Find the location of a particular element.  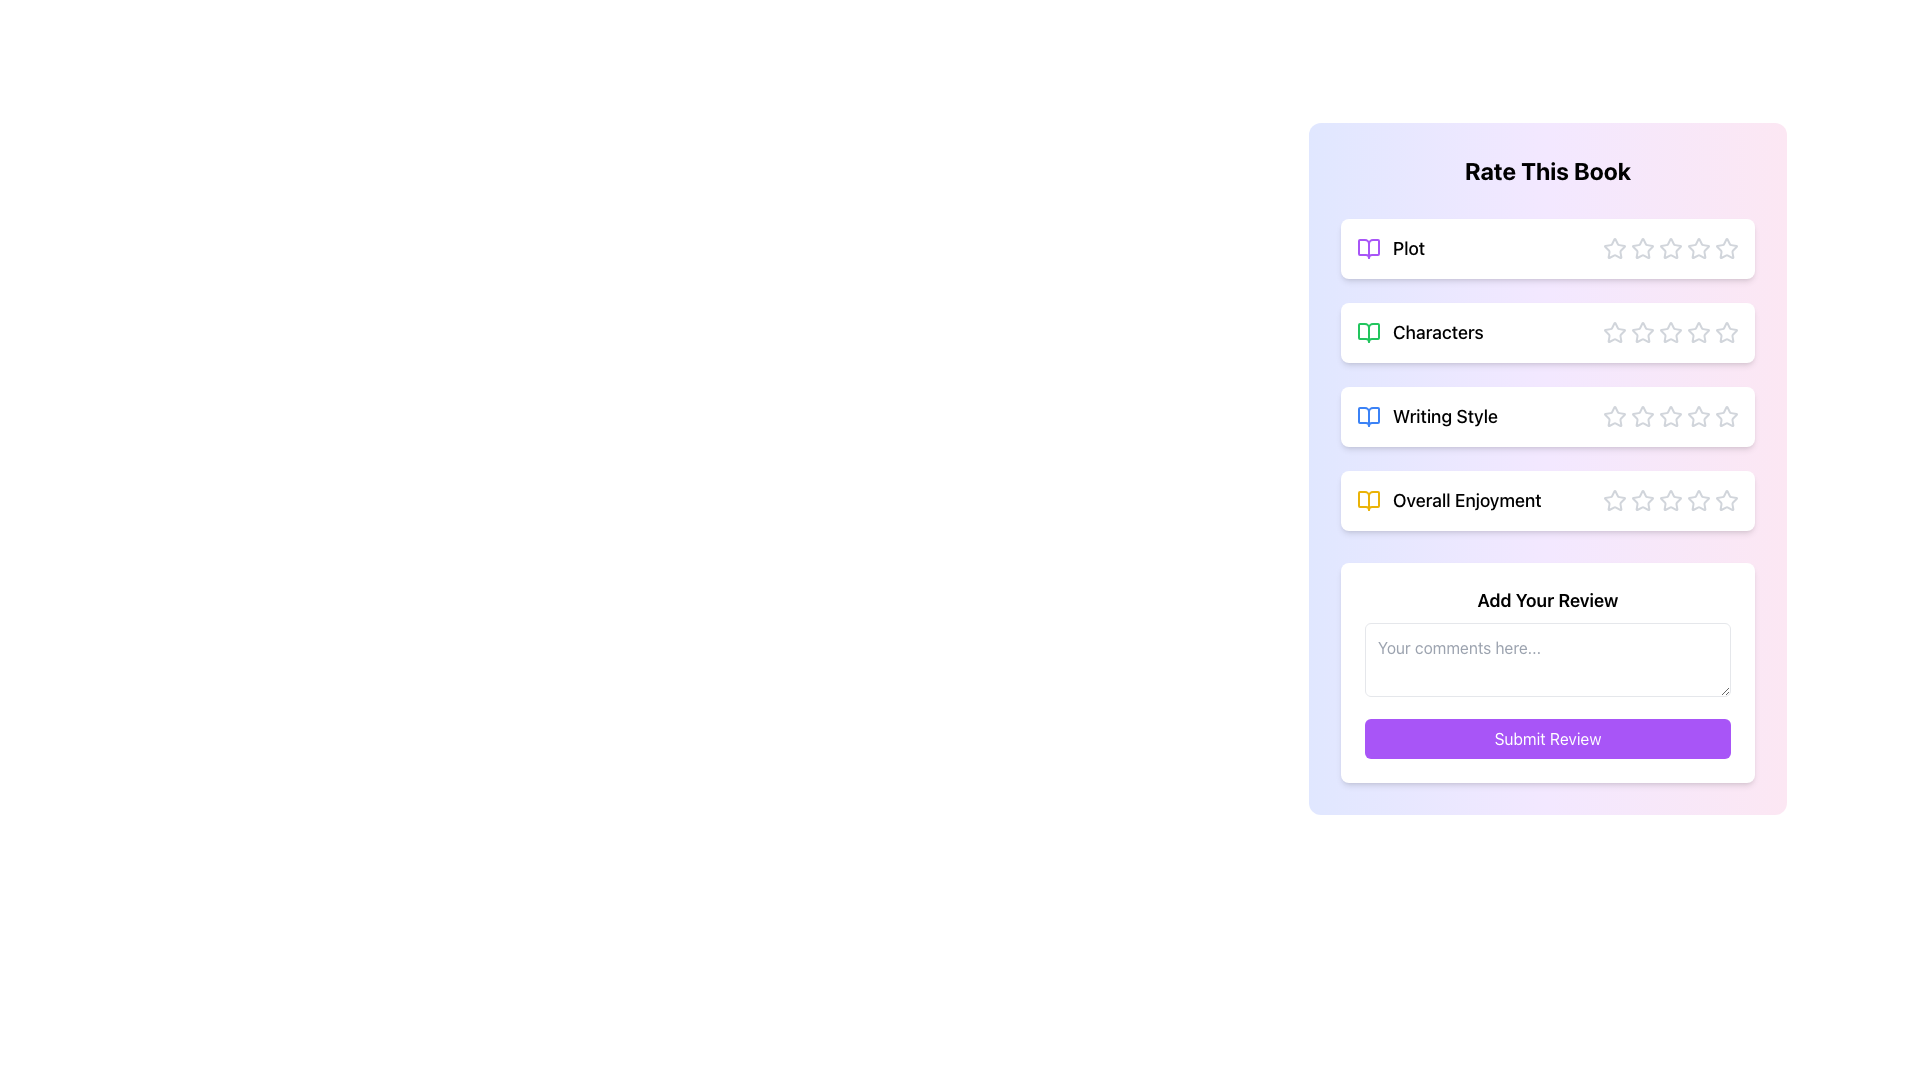

the second star icon in the 'Characters' rating row is located at coordinates (1641, 330).